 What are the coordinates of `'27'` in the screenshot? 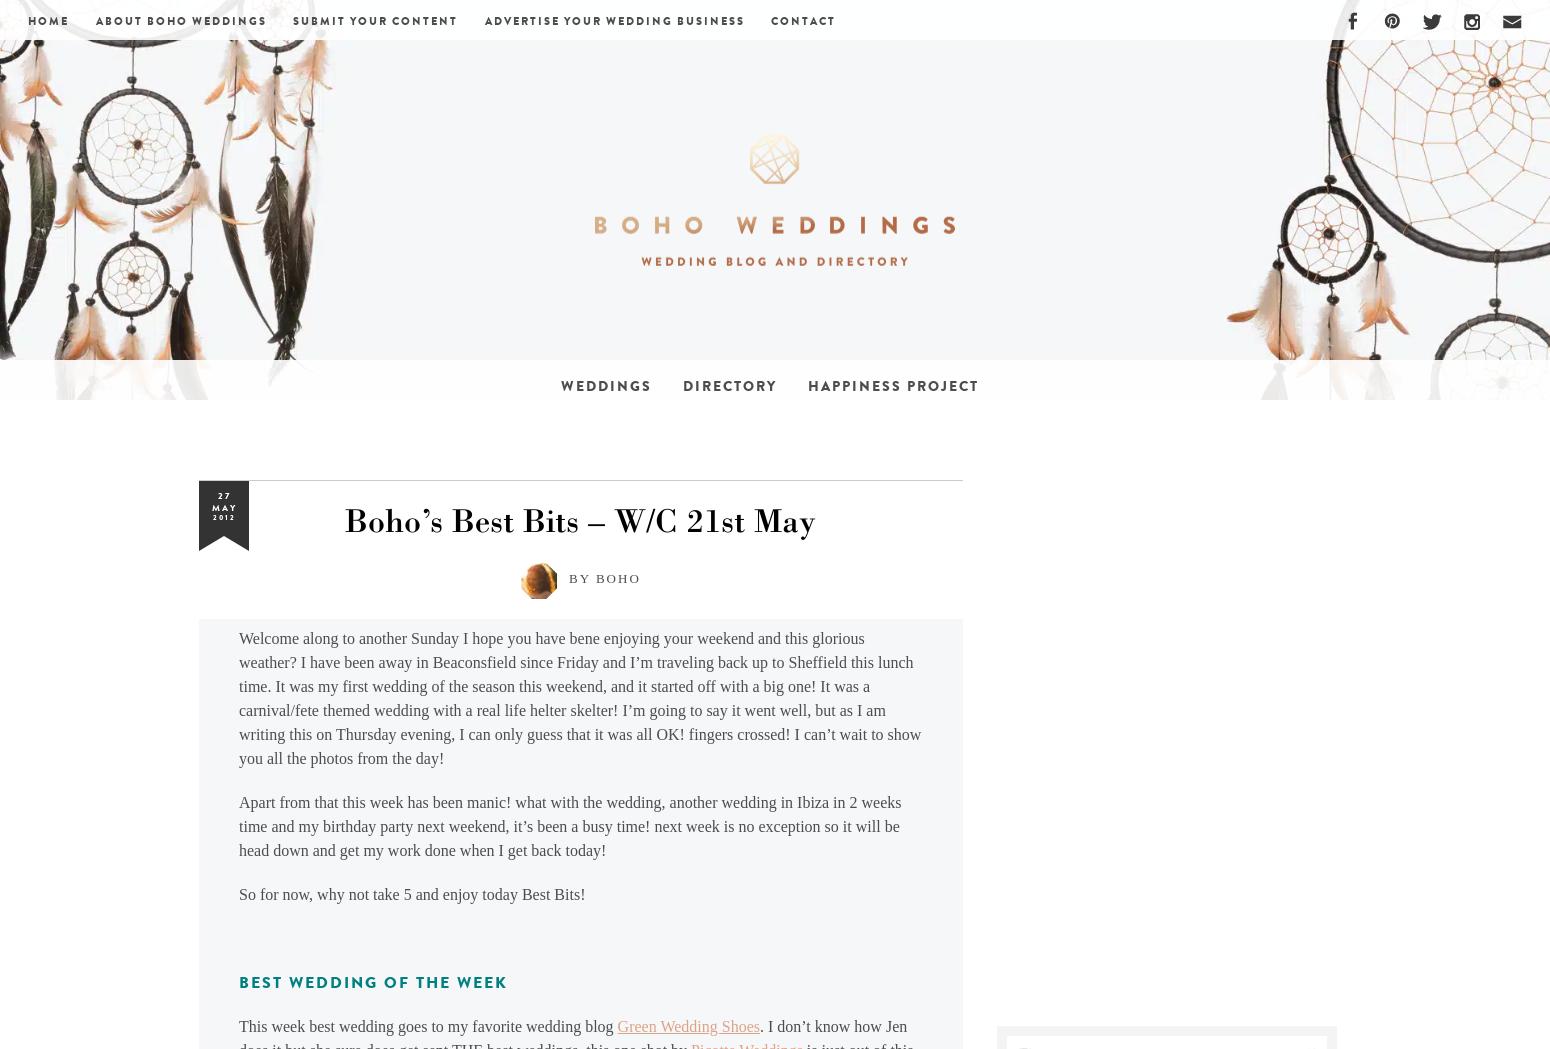 It's located at (222, 494).